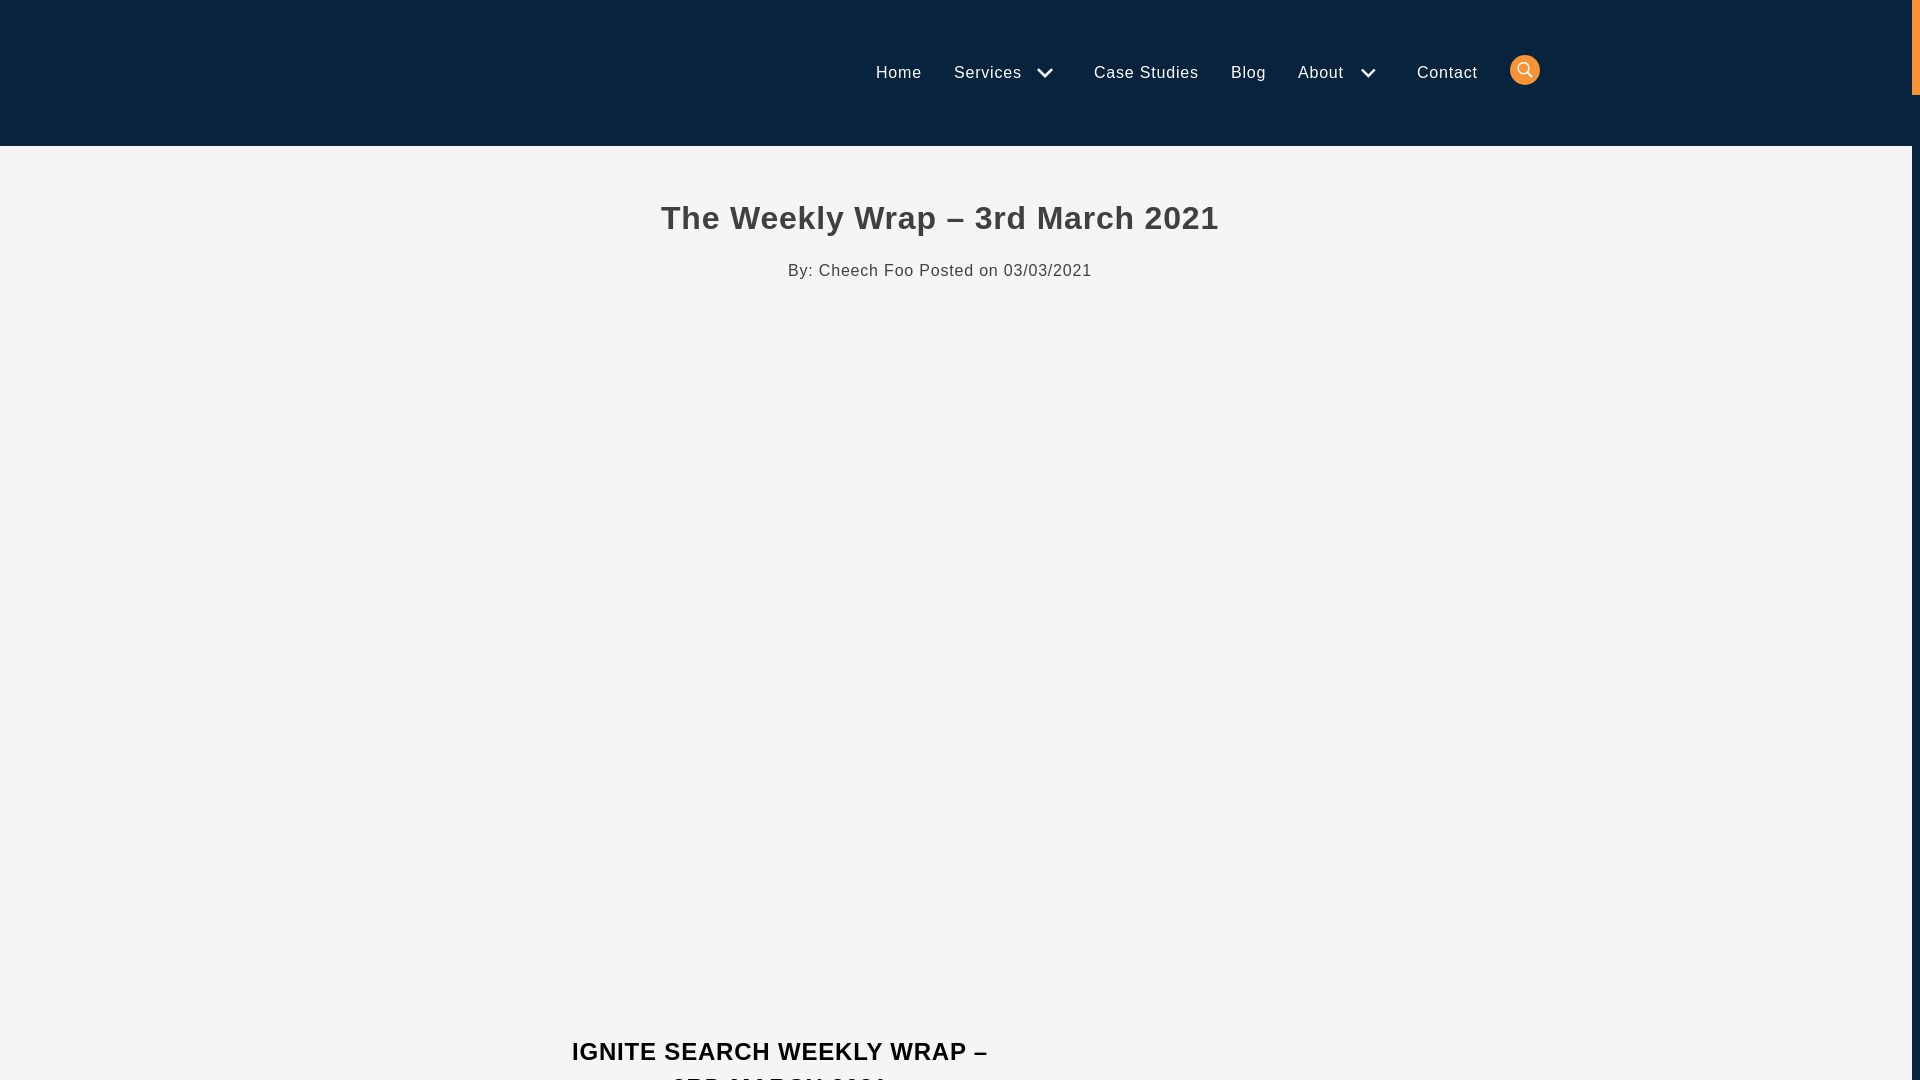  Describe the element at coordinates (991, 72) in the screenshot. I see `'Services'` at that location.